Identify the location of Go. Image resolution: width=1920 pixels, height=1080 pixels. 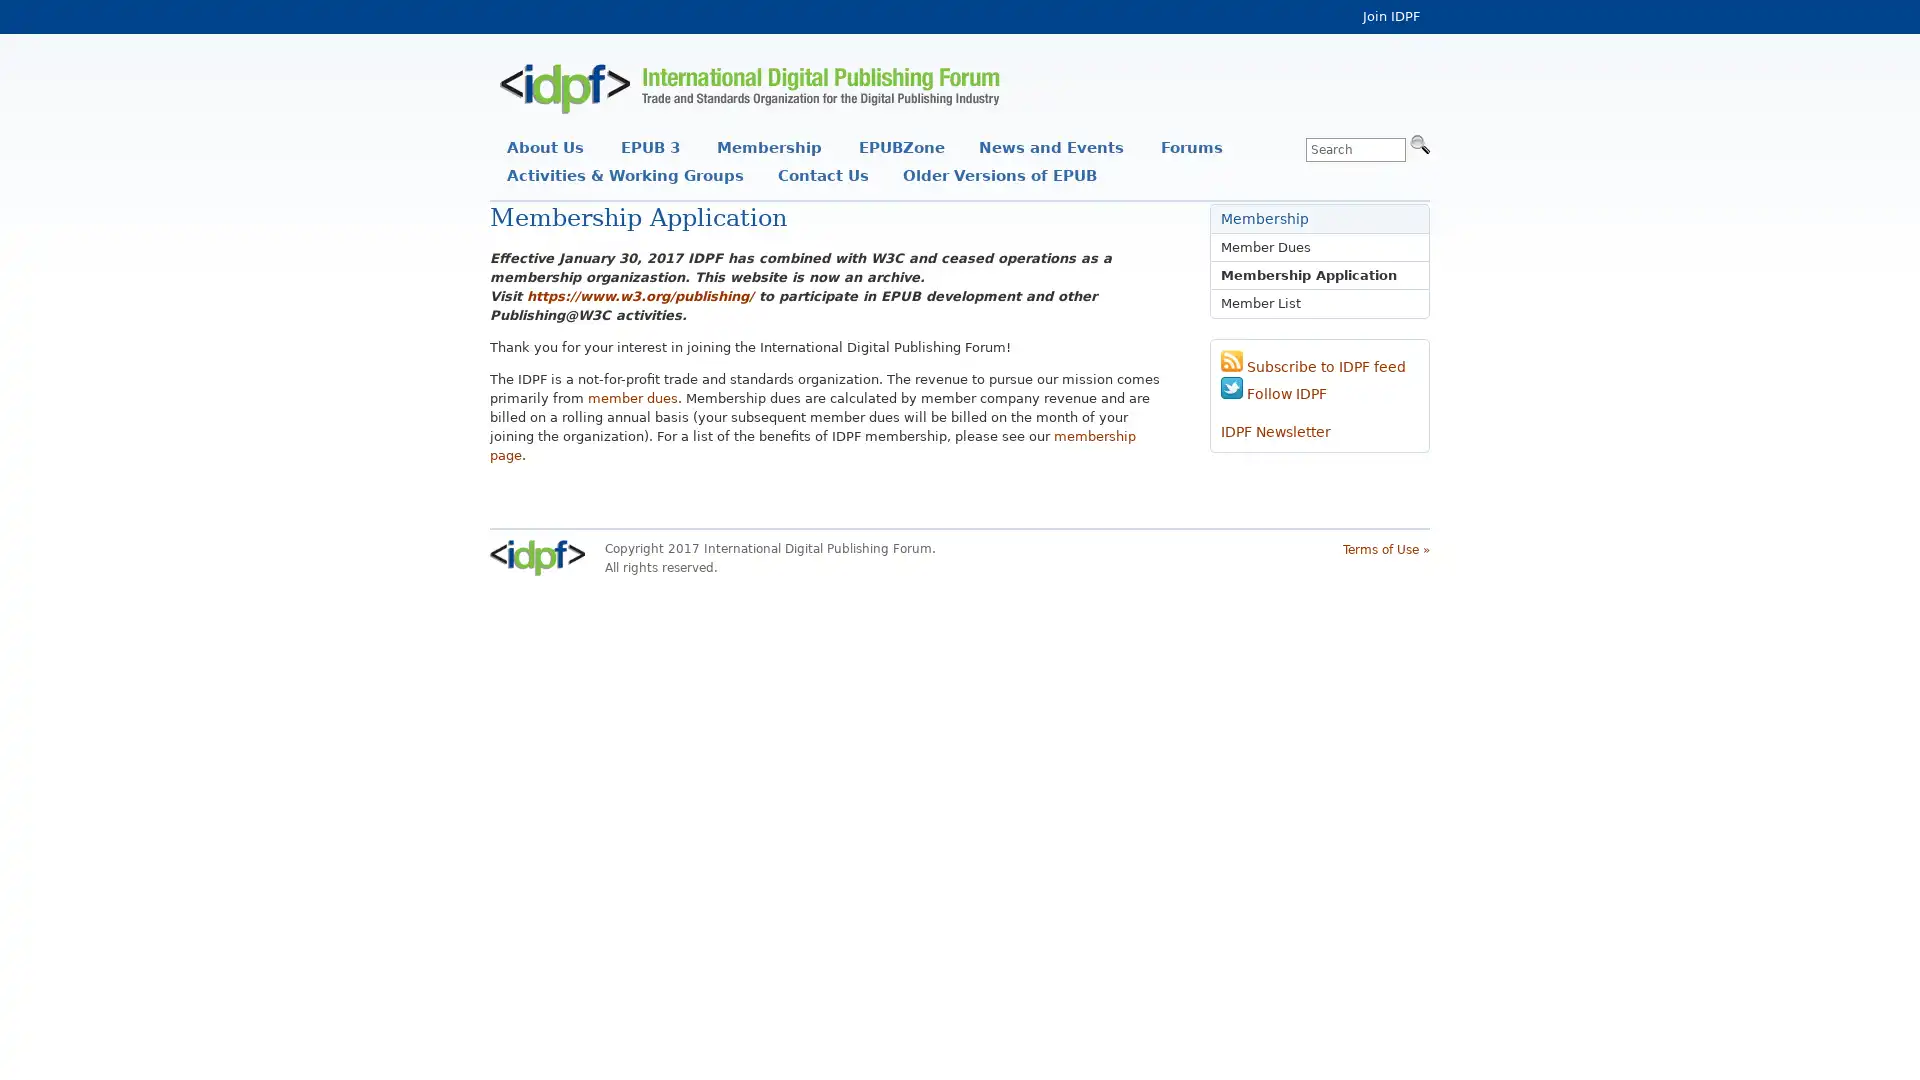
(1419, 142).